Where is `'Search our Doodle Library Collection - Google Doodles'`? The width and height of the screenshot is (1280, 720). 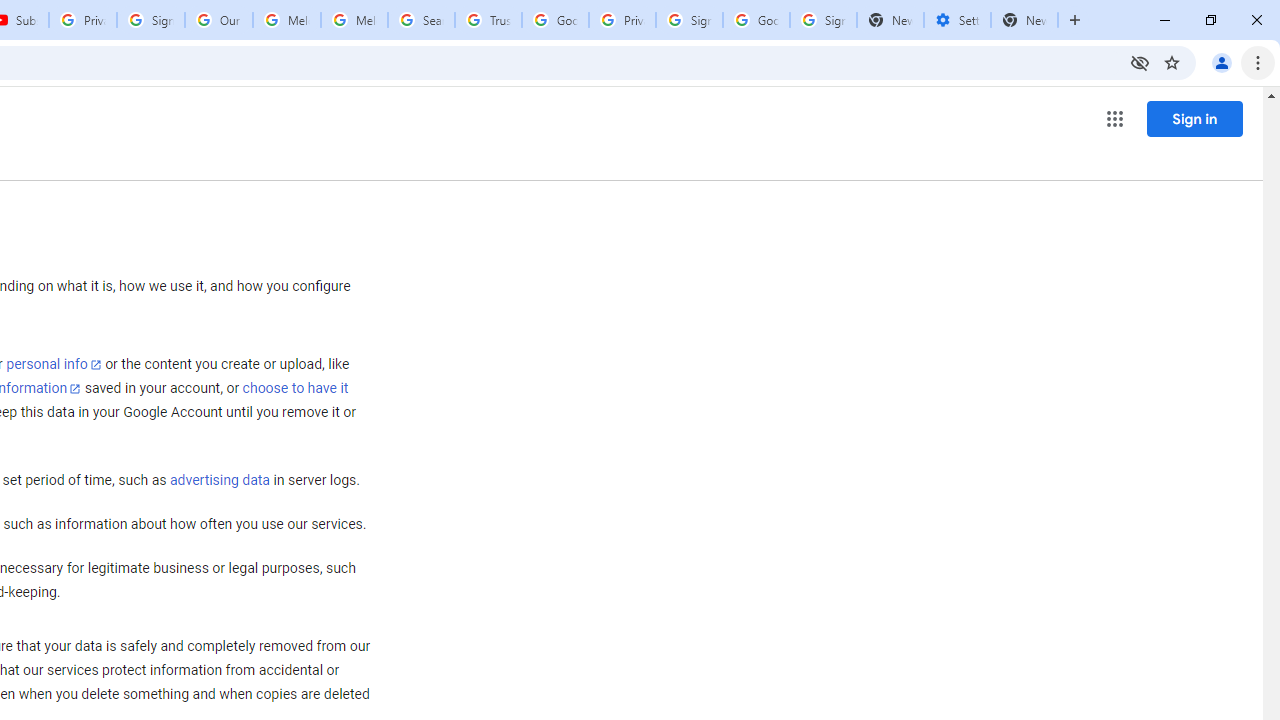
'Search our Doodle Library Collection - Google Doodles' is located at coordinates (420, 20).